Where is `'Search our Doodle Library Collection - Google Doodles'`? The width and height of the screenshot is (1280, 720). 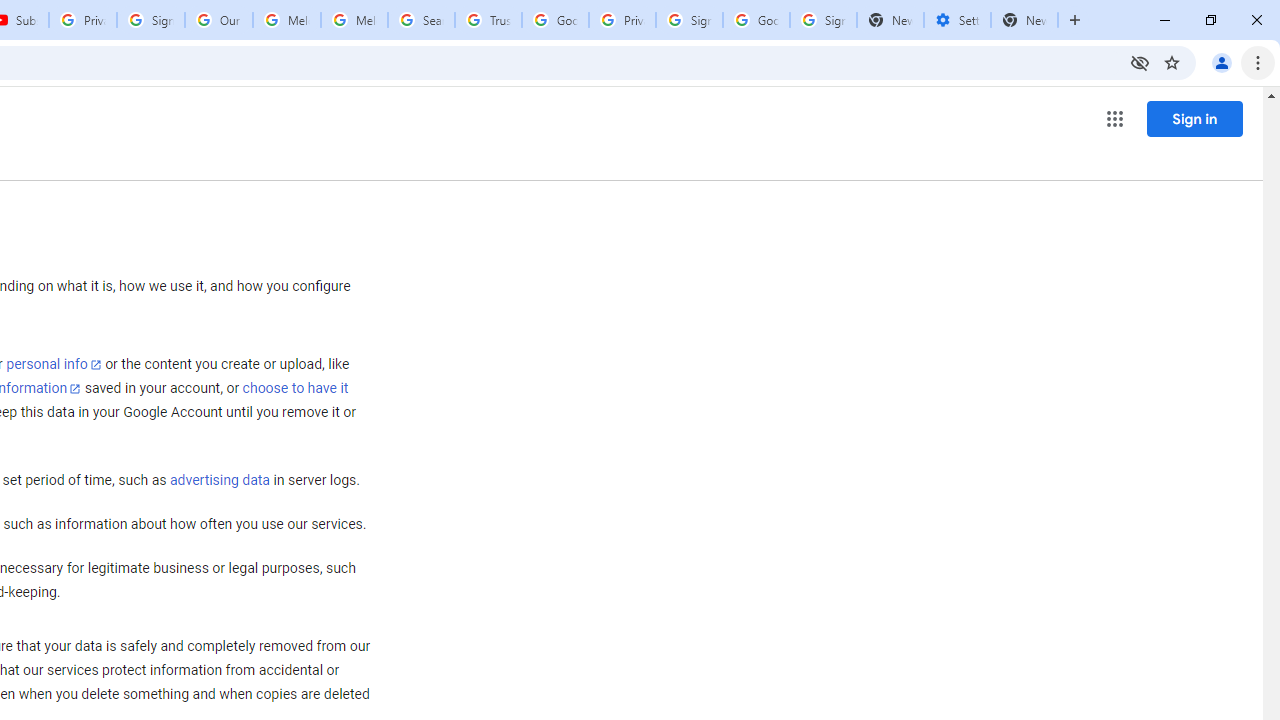
'Search our Doodle Library Collection - Google Doodles' is located at coordinates (420, 20).